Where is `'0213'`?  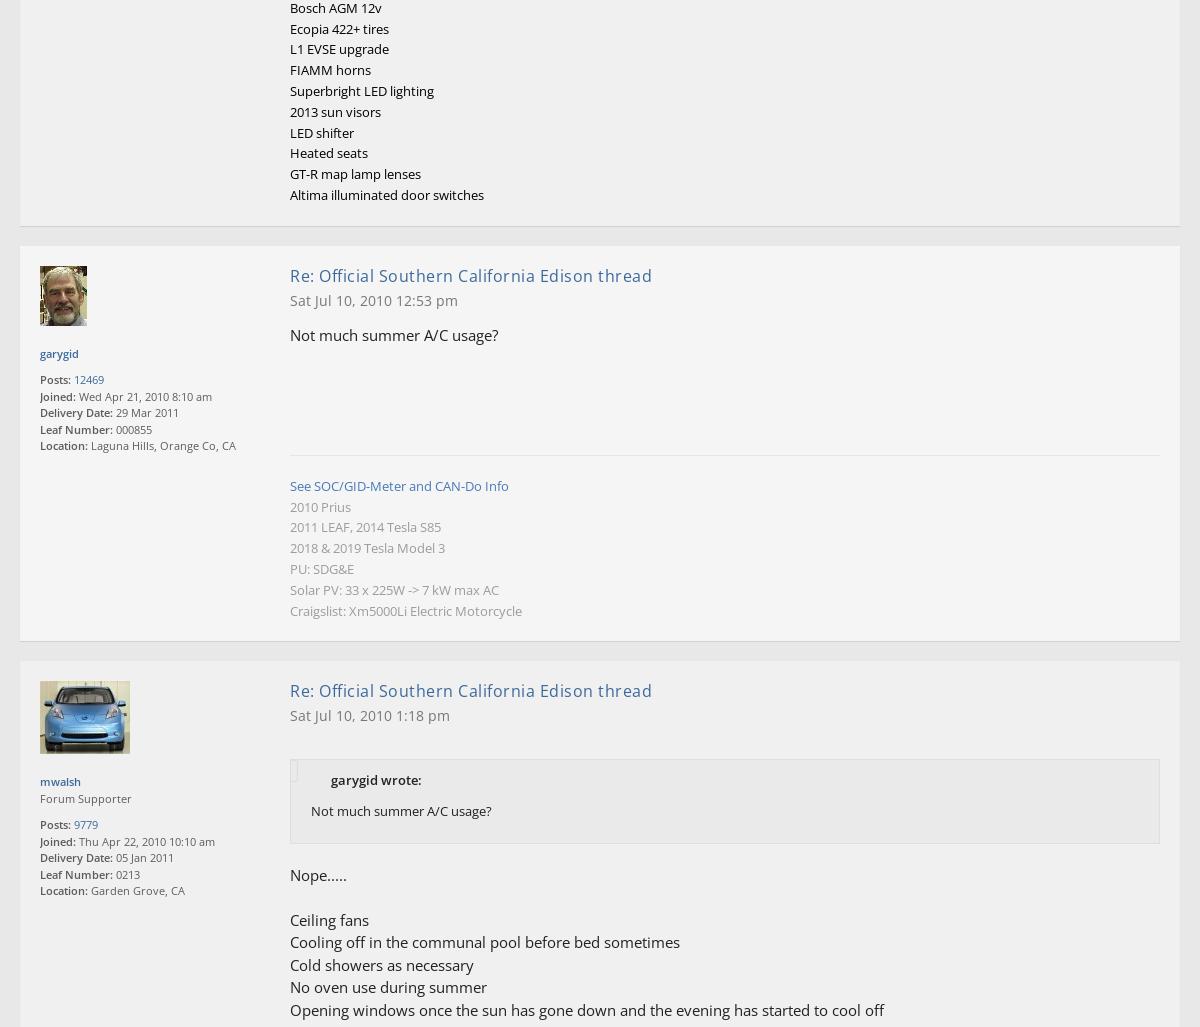 '0213' is located at coordinates (126, 872).